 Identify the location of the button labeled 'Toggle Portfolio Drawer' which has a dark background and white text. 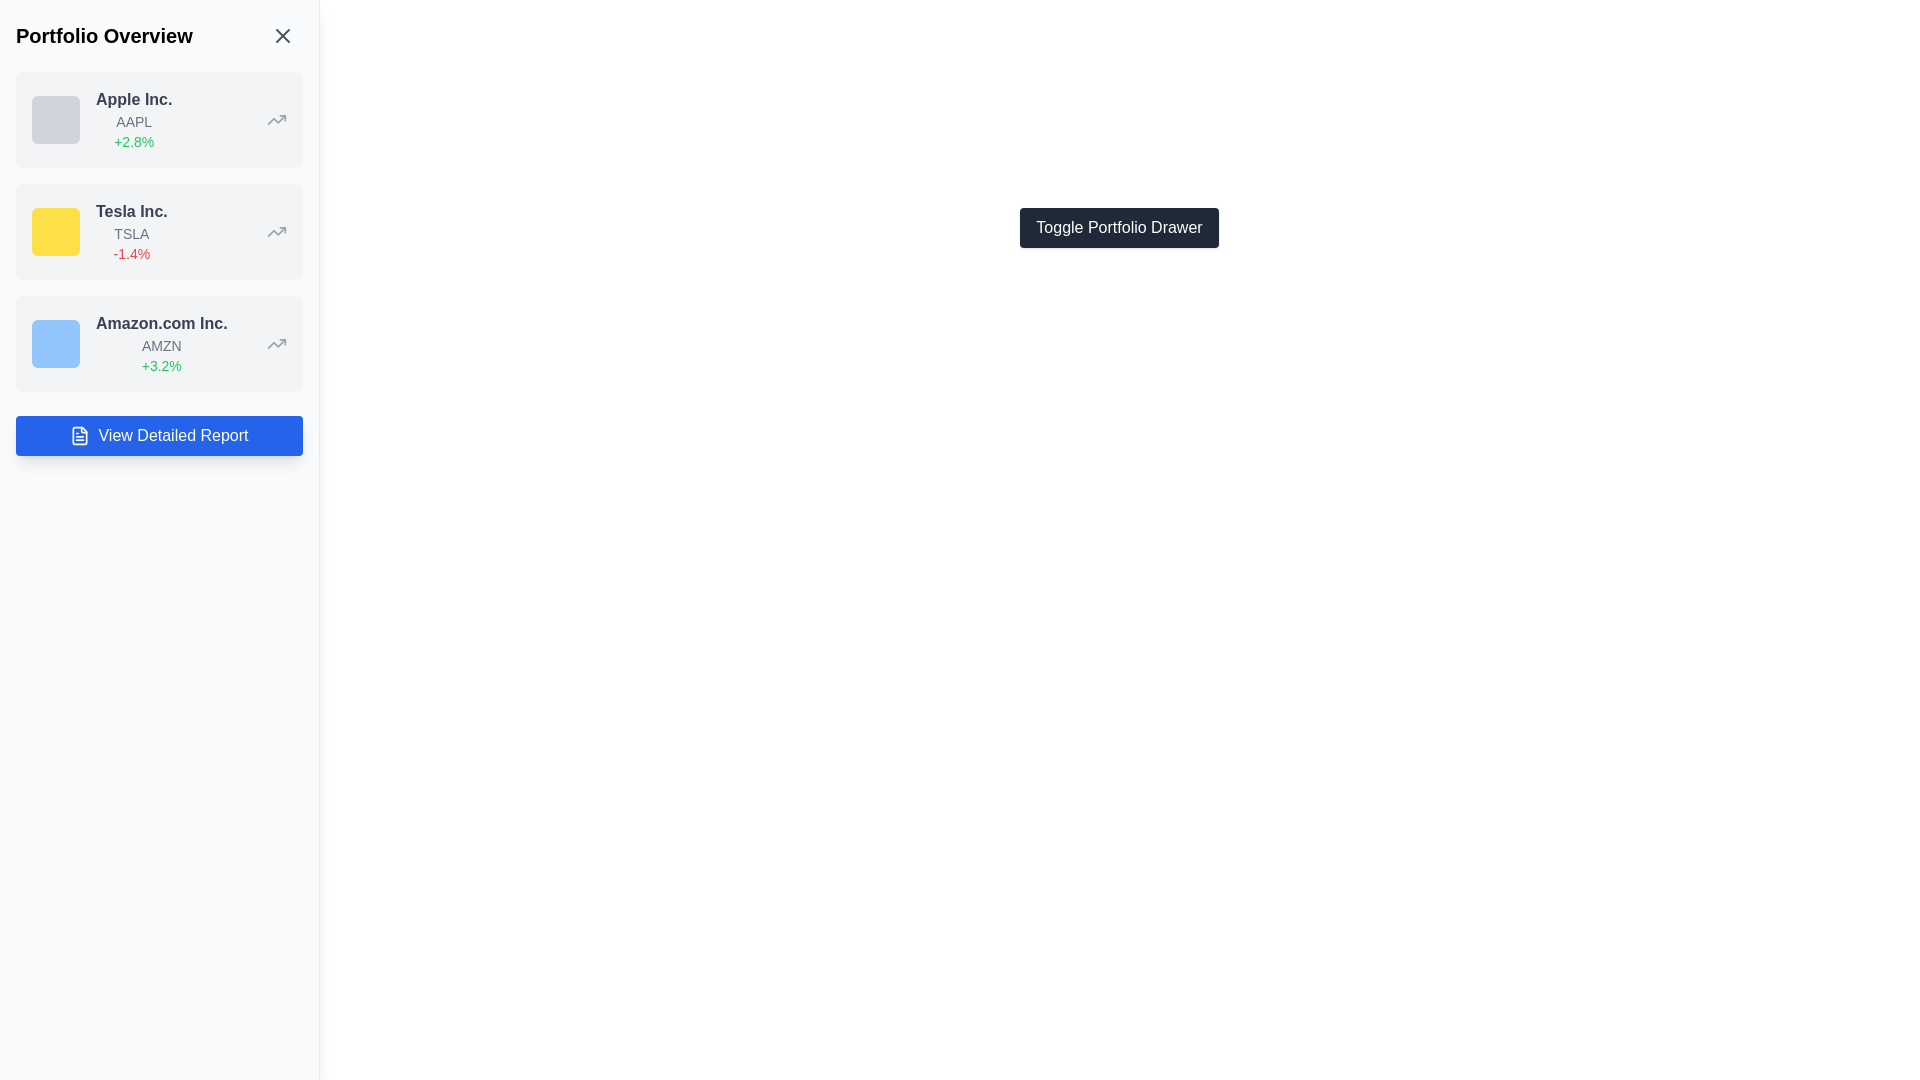
(1118, 226).